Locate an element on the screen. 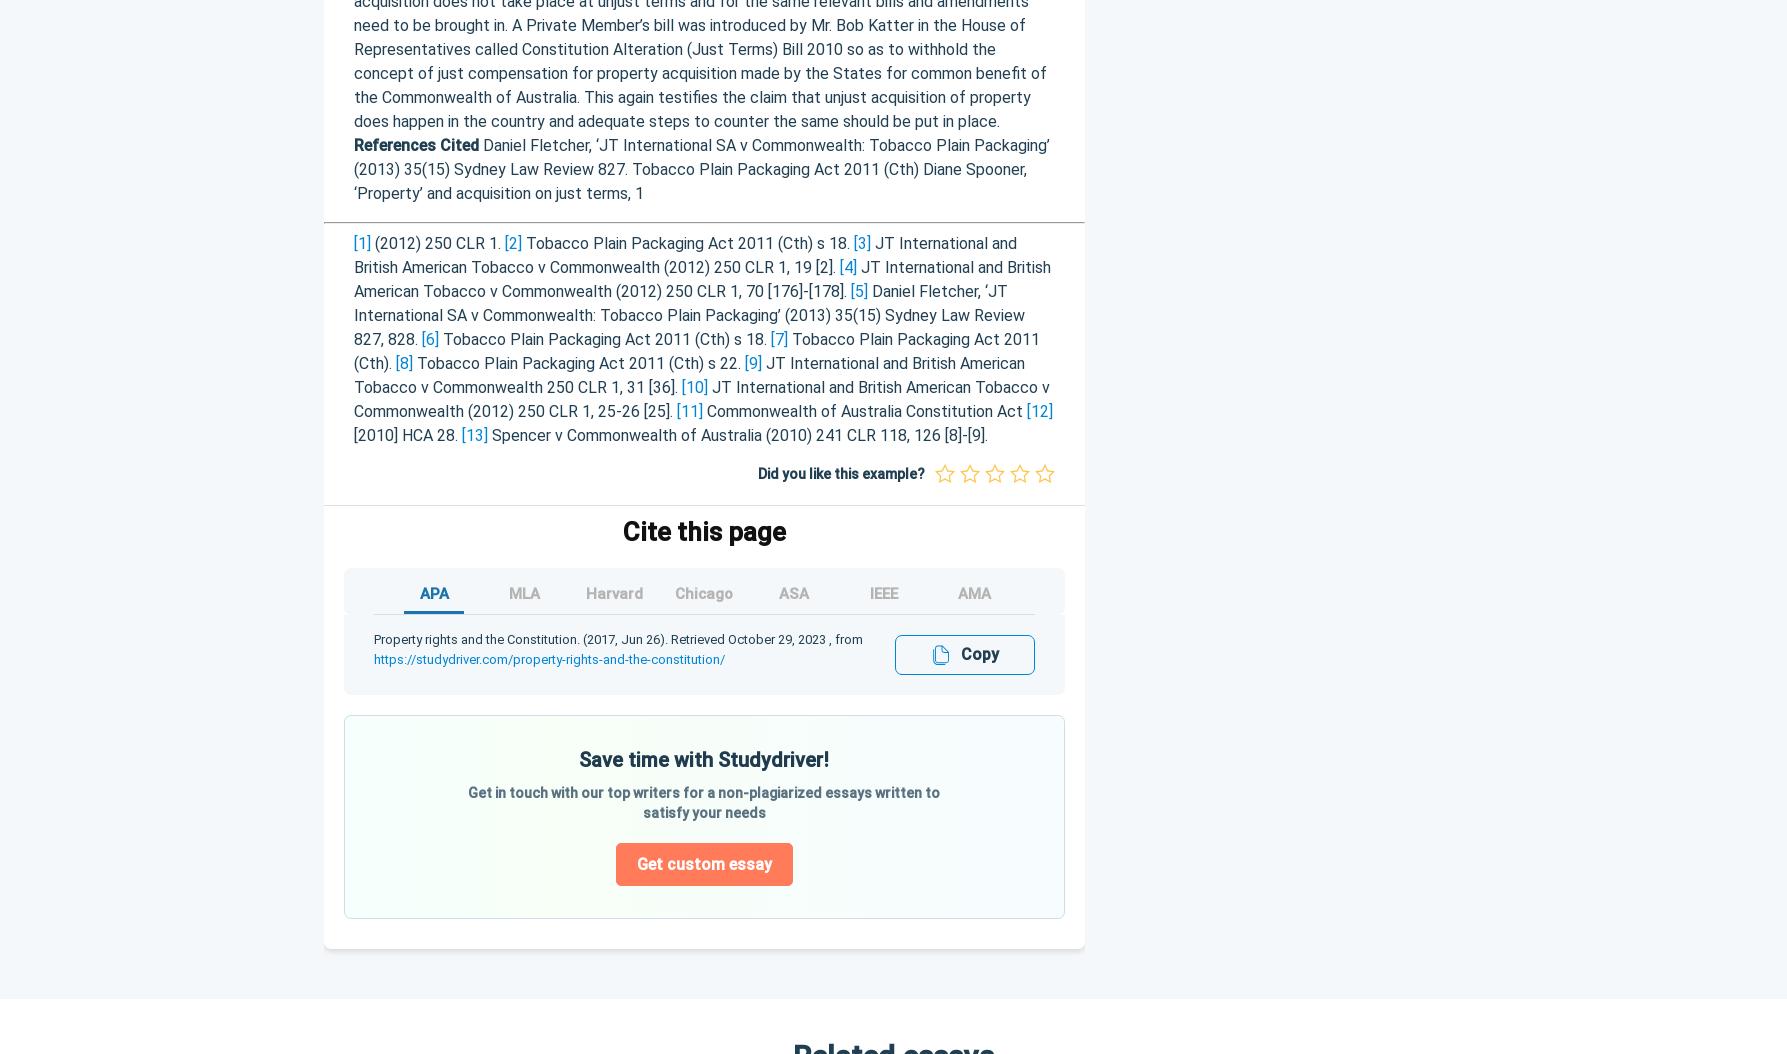 This screenshot has width=1787, height=1054. '[9]' is located at coordinates (743, 362).